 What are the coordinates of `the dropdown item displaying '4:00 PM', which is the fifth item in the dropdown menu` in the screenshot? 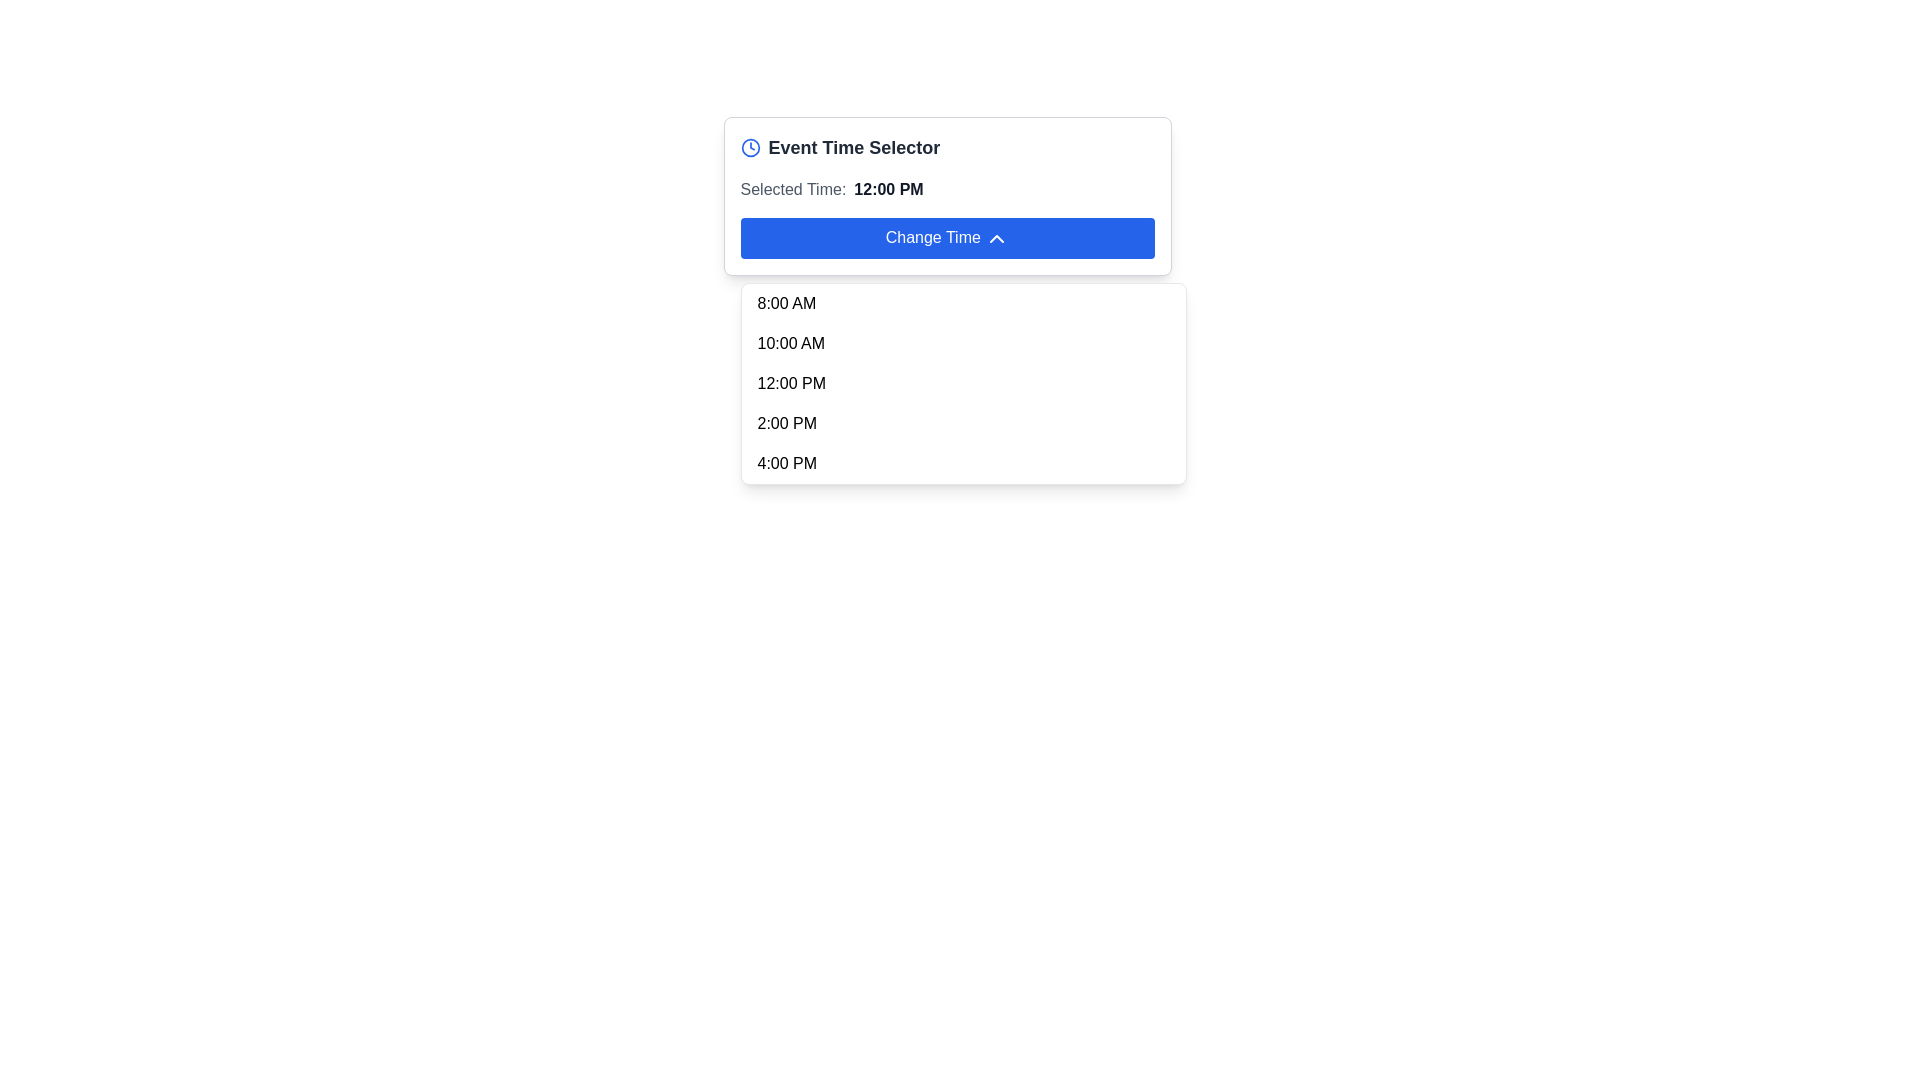 It's located at (963, 463).